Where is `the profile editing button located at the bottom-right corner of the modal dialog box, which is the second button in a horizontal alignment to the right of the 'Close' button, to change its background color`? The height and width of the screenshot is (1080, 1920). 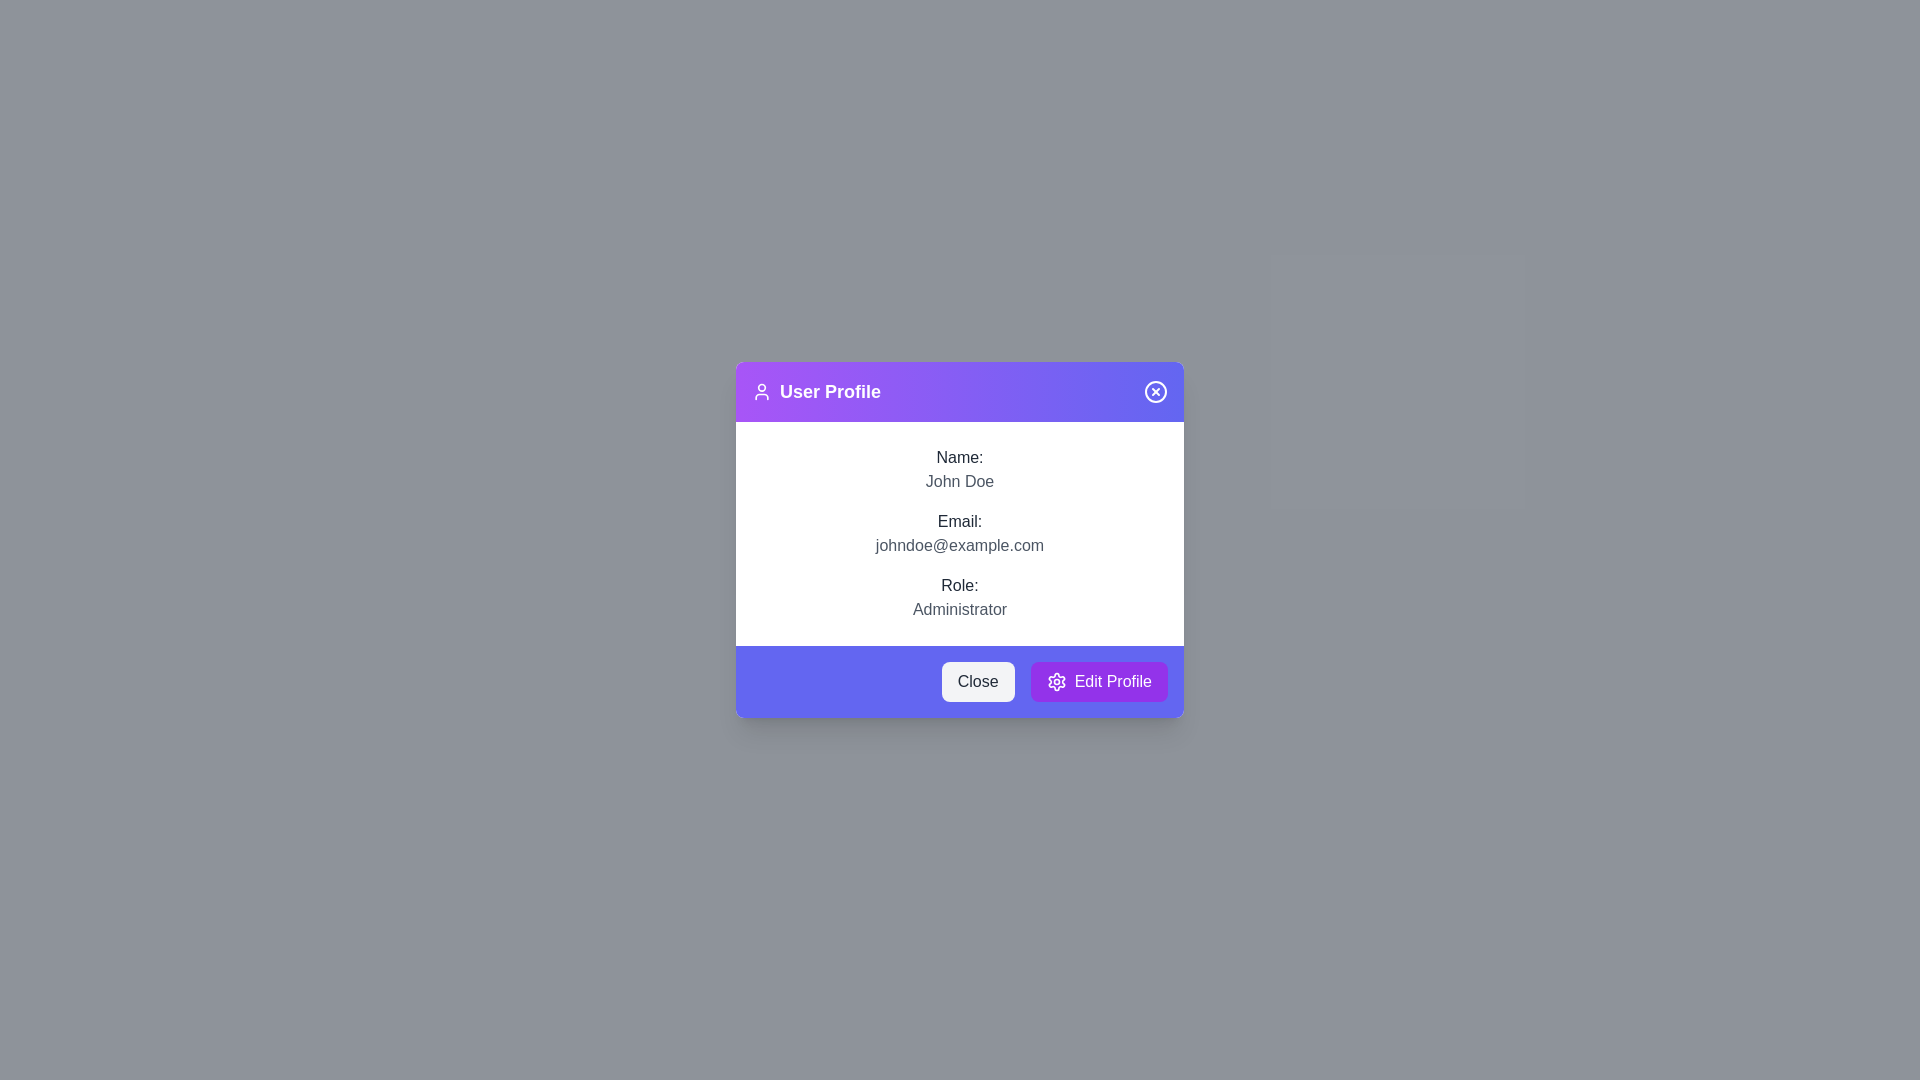
the profile editing button located at the bottom-right corner of the modal dialog box, which is the second button in a horizontal alignment to the right of the 'Close' button, to change its background color is located at coordinates (1098, 681).